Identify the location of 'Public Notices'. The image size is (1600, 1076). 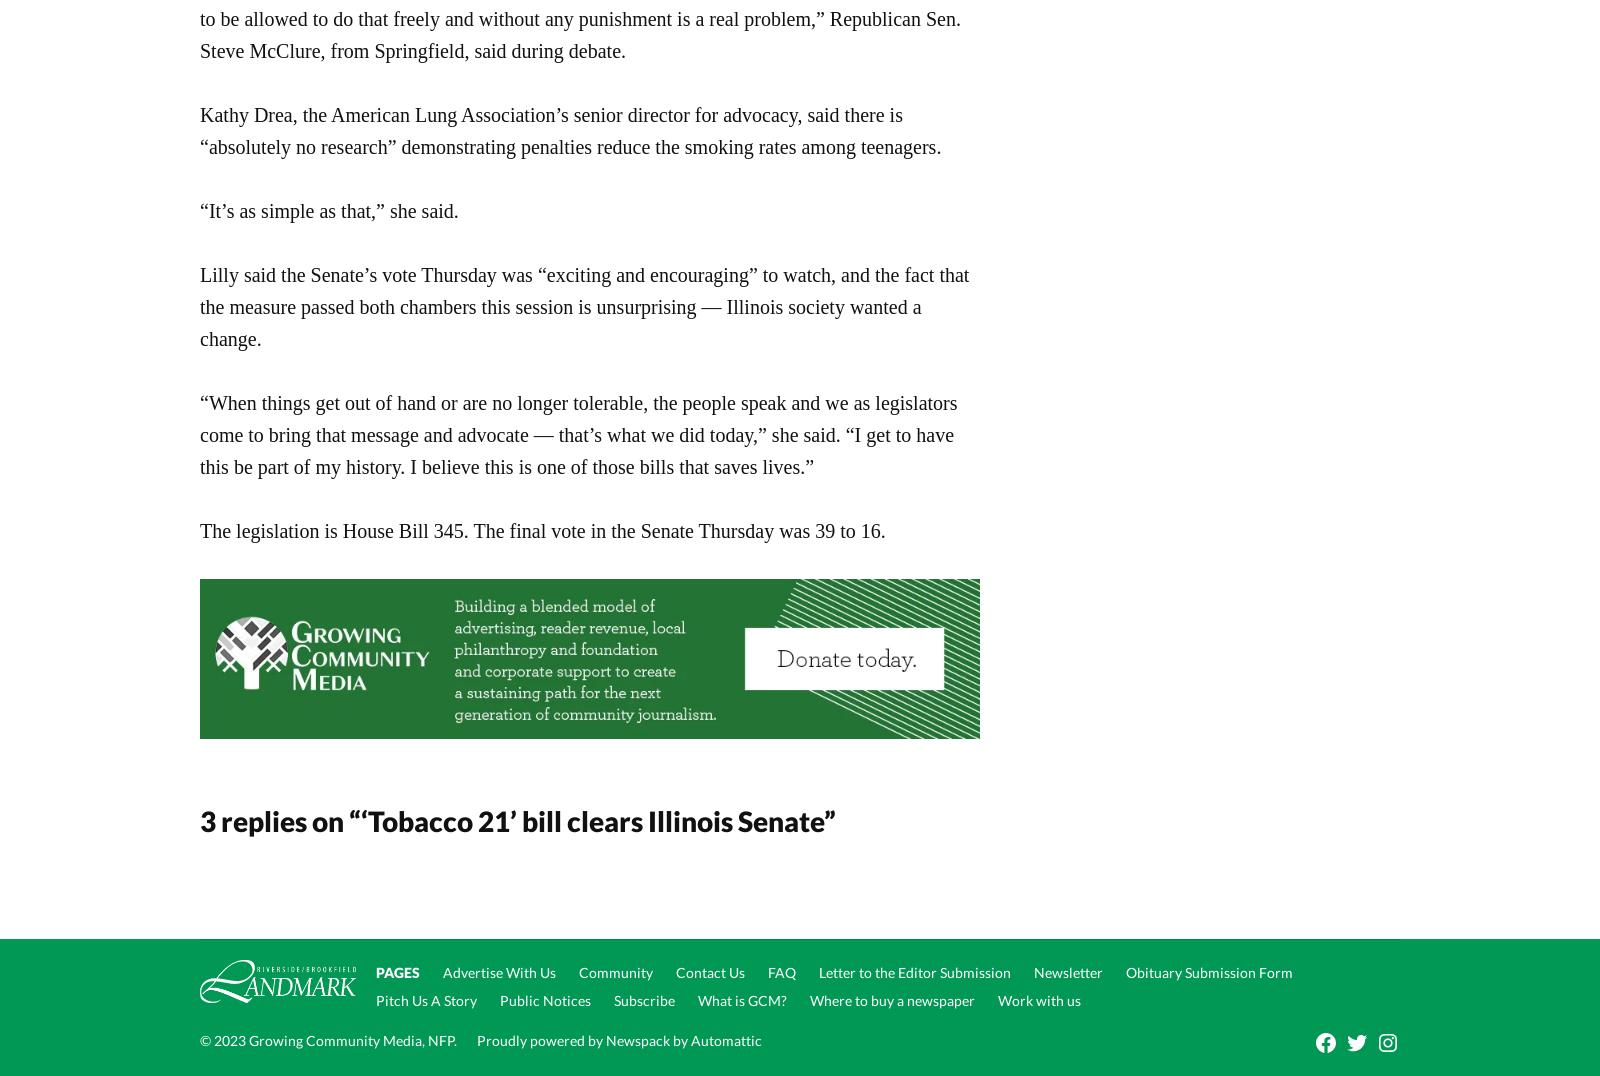
(543, 998).